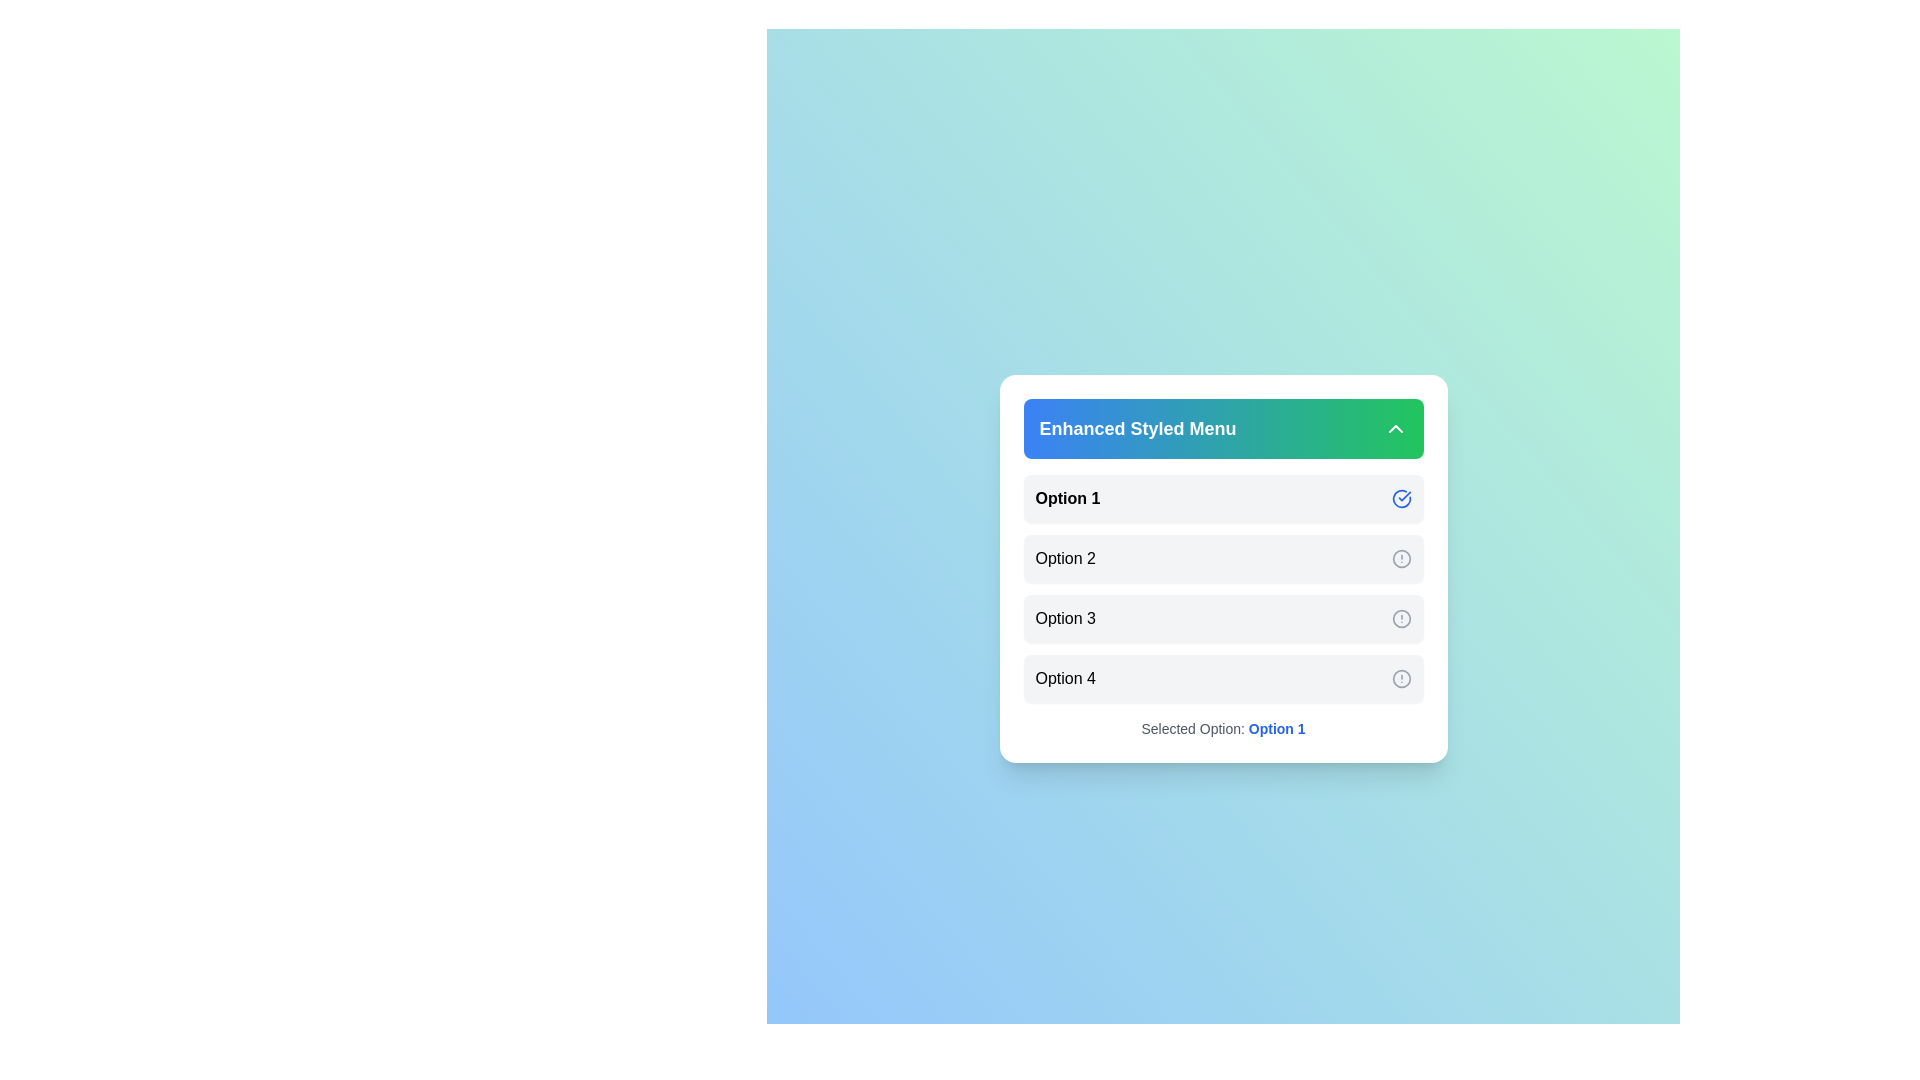 The height and width of the screenshot is (1080, 1920). Describe the element at coordinates (1222, 559) in the screenshot. I see `the menu option Option 2 to observe its hover effect` at that location.